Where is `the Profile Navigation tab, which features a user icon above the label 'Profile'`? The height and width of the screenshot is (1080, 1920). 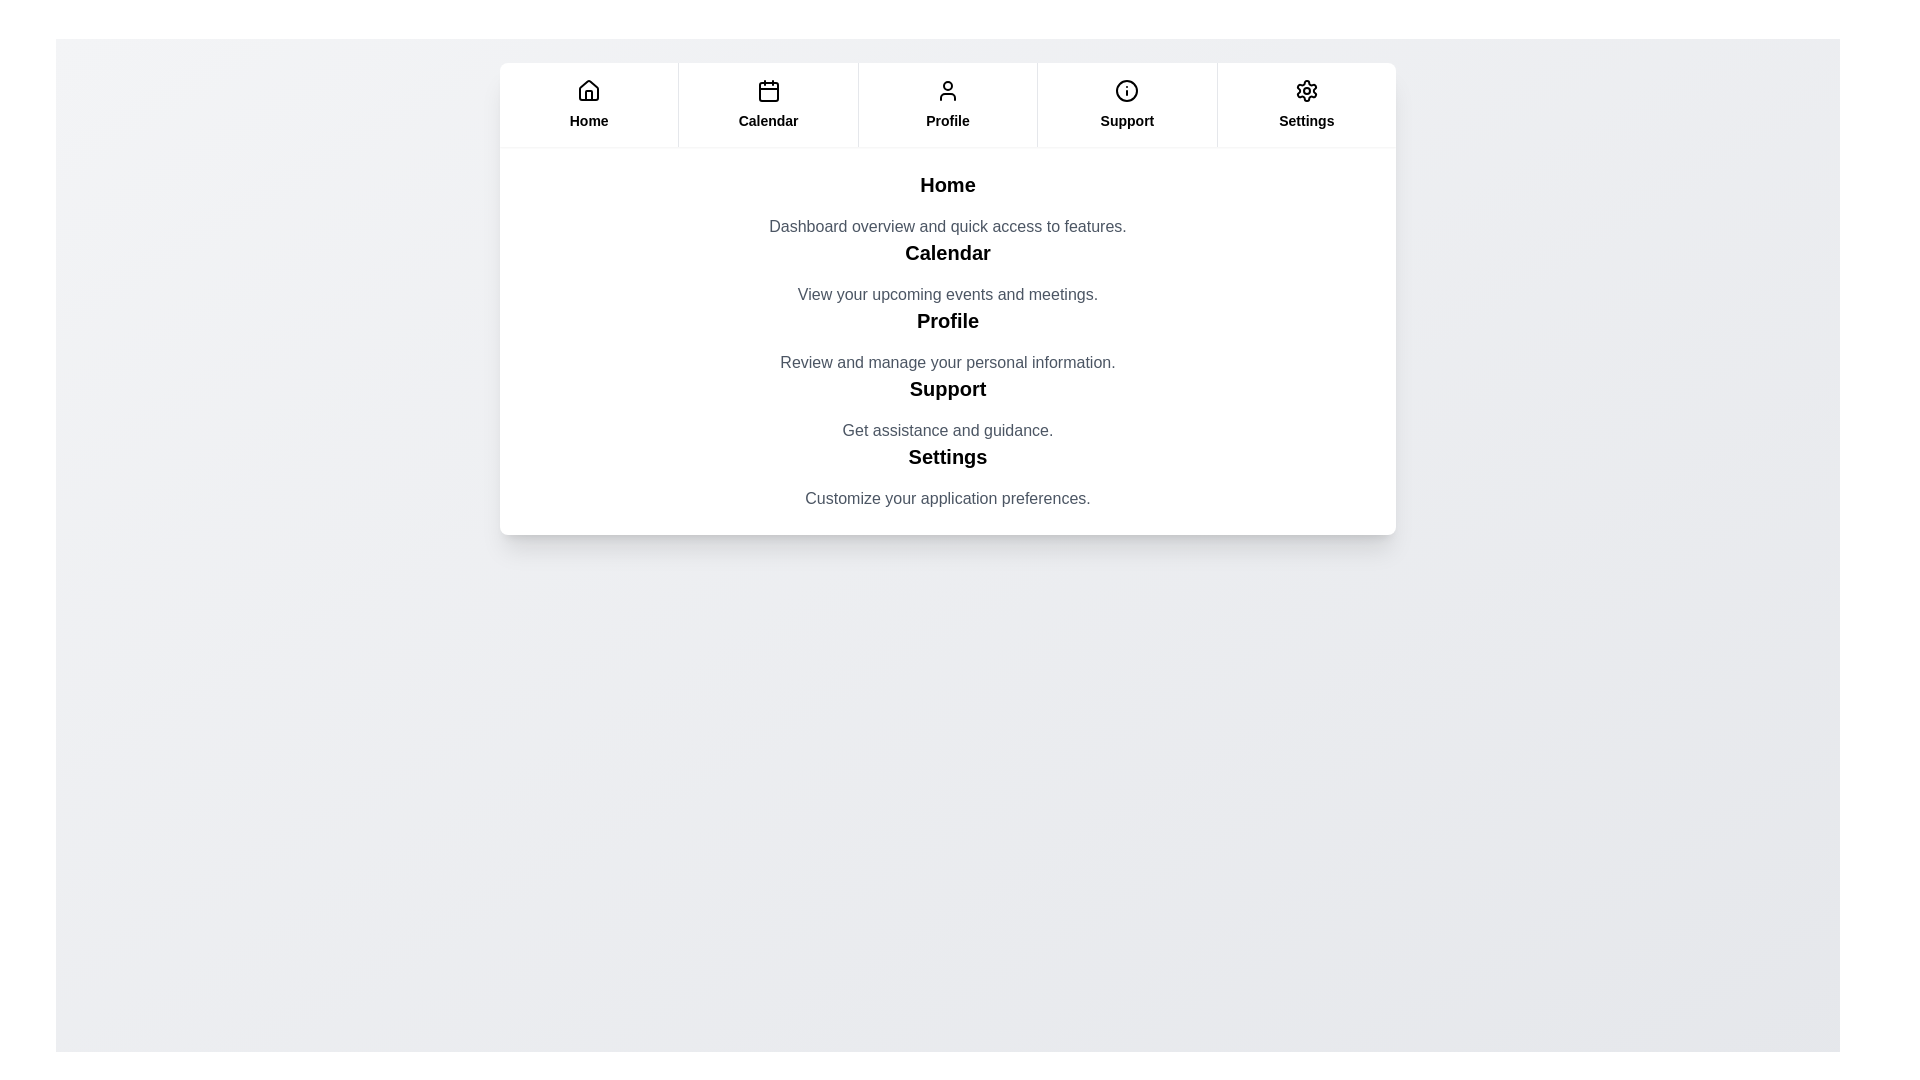 the Profile Navigation tab, which features a user icon above the label 'Profile' is located at coordinates (946, 104).